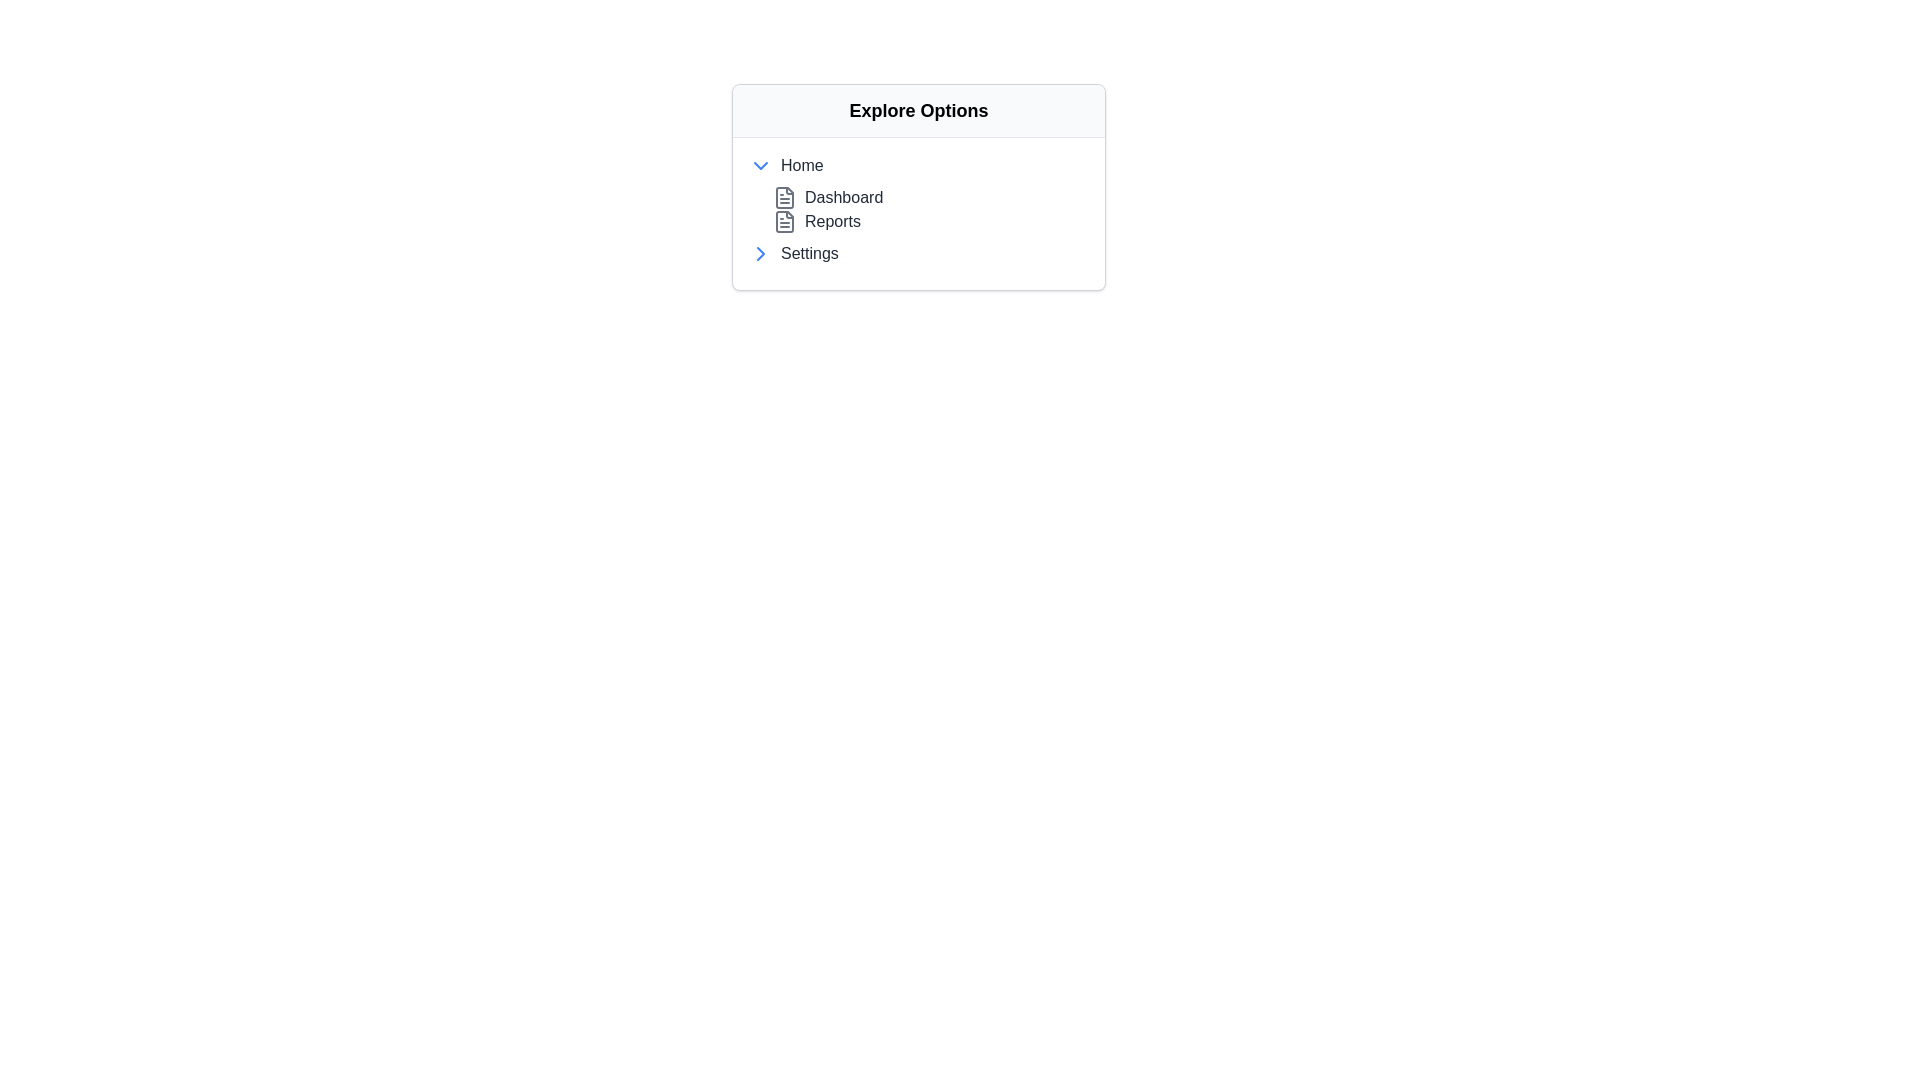  Describe the element at coordinates (784, 222) in the screenshot. I see `the 'Reports' icon` at that location.